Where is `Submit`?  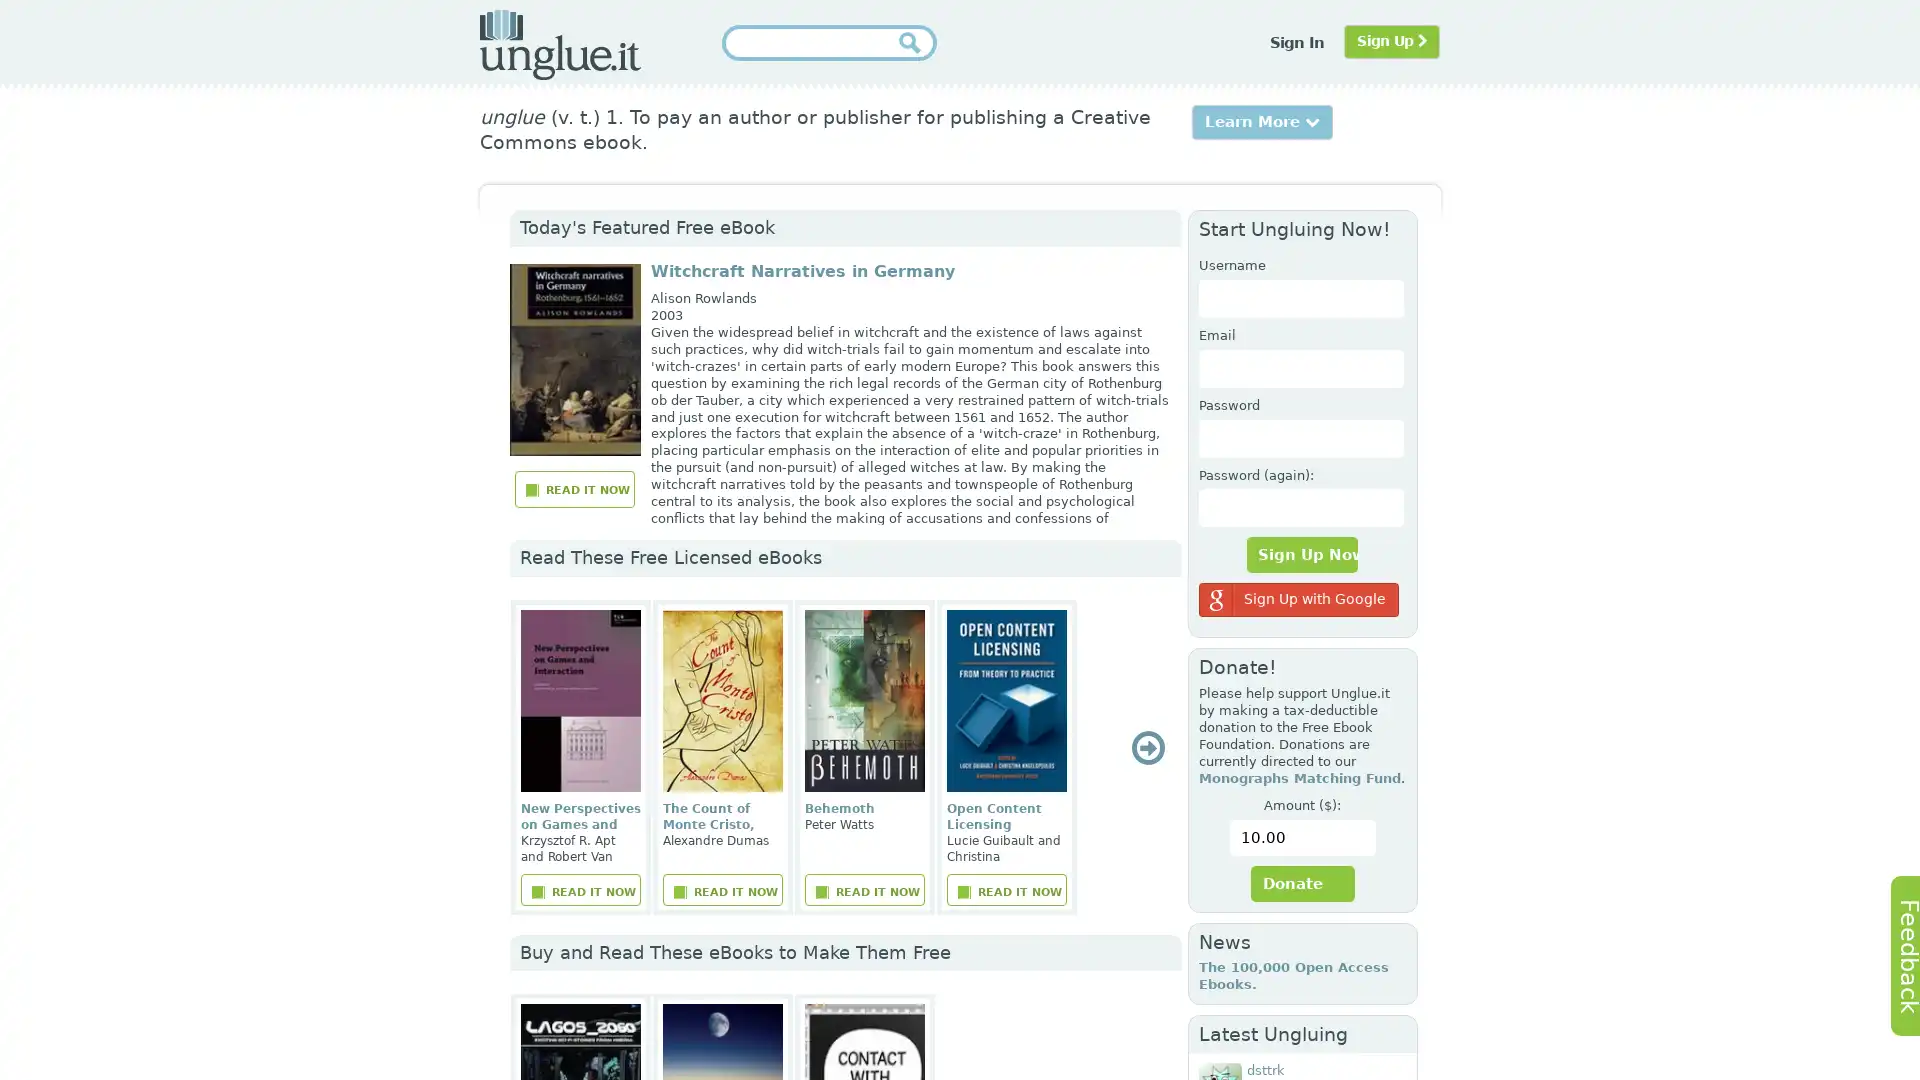
Submit is located at coordinates (915, 42).